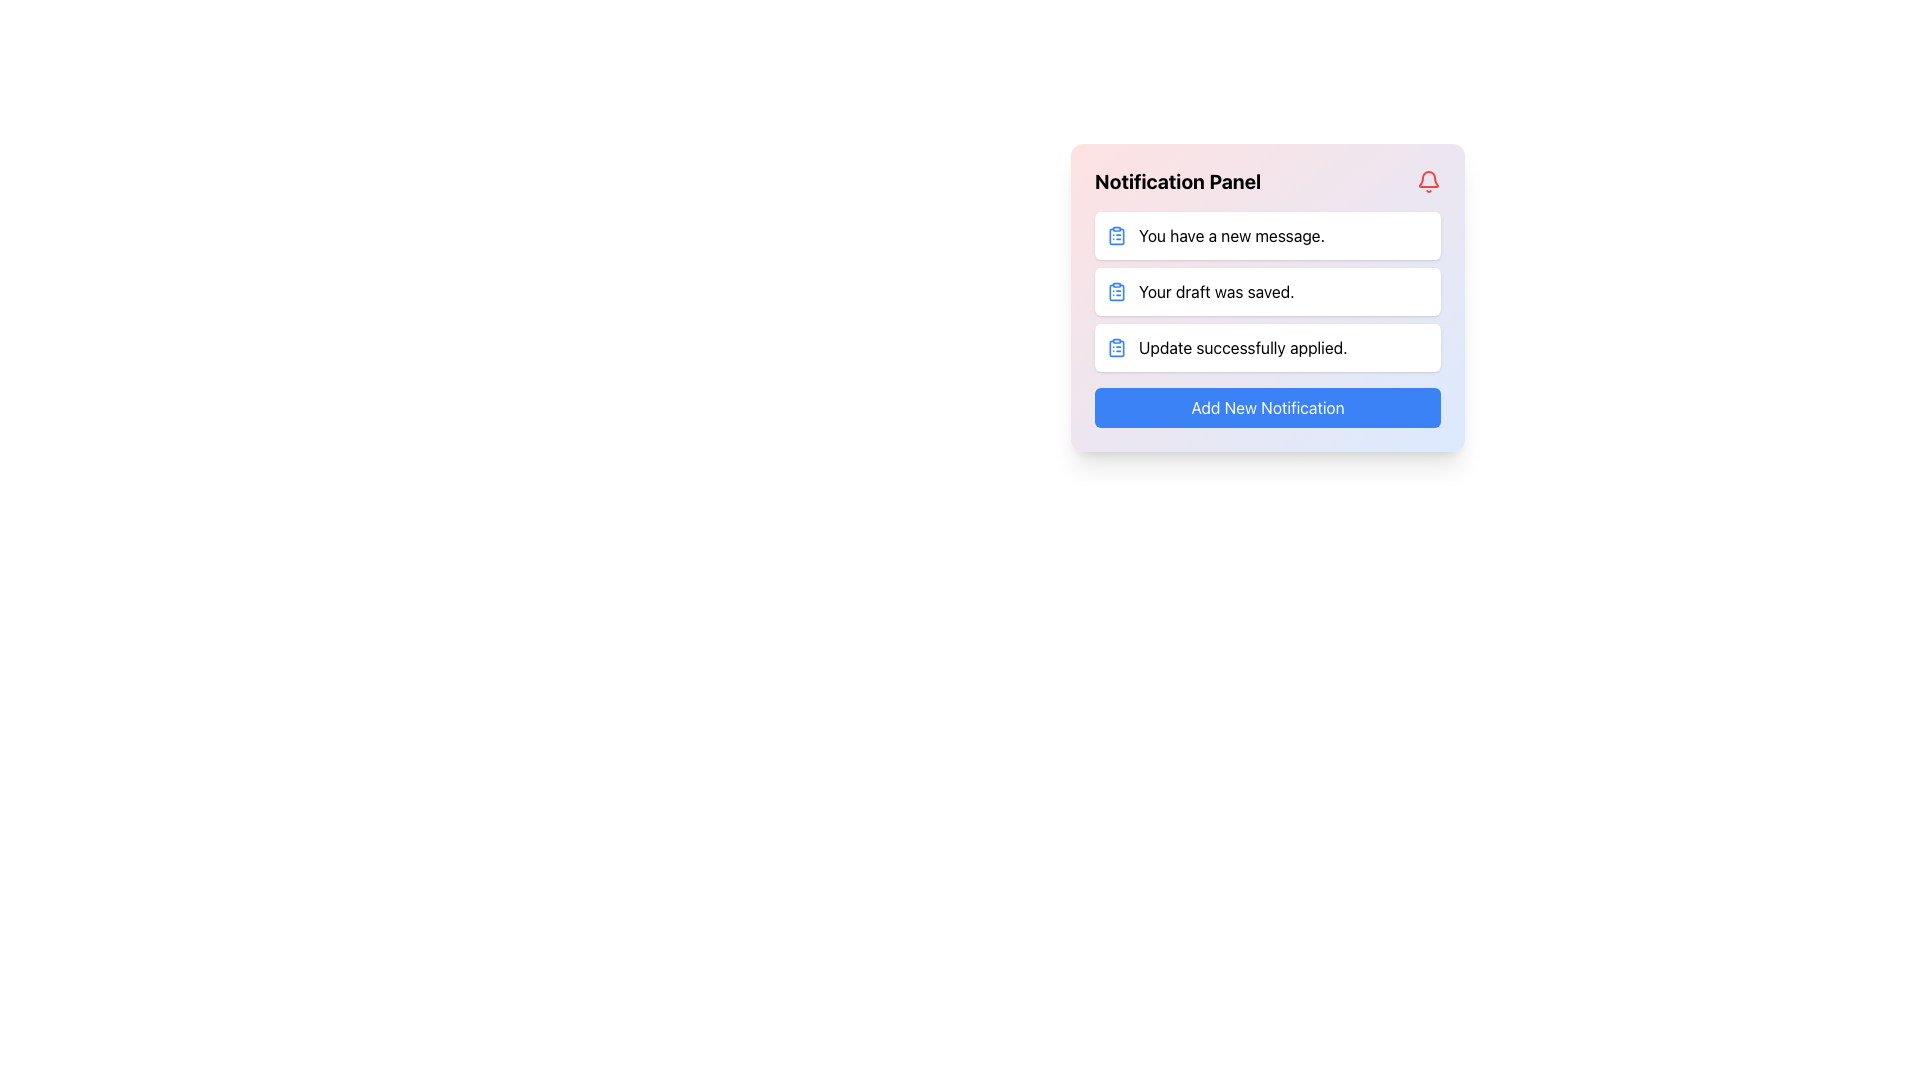  What do you see at coordinates (1266, 297) in the screenshot?
I see `text displayed in the 'Notification Panel' which features a gradient background from red to blue and contains notifications in white rounded rectangles` at bounding box center [1266, 297].